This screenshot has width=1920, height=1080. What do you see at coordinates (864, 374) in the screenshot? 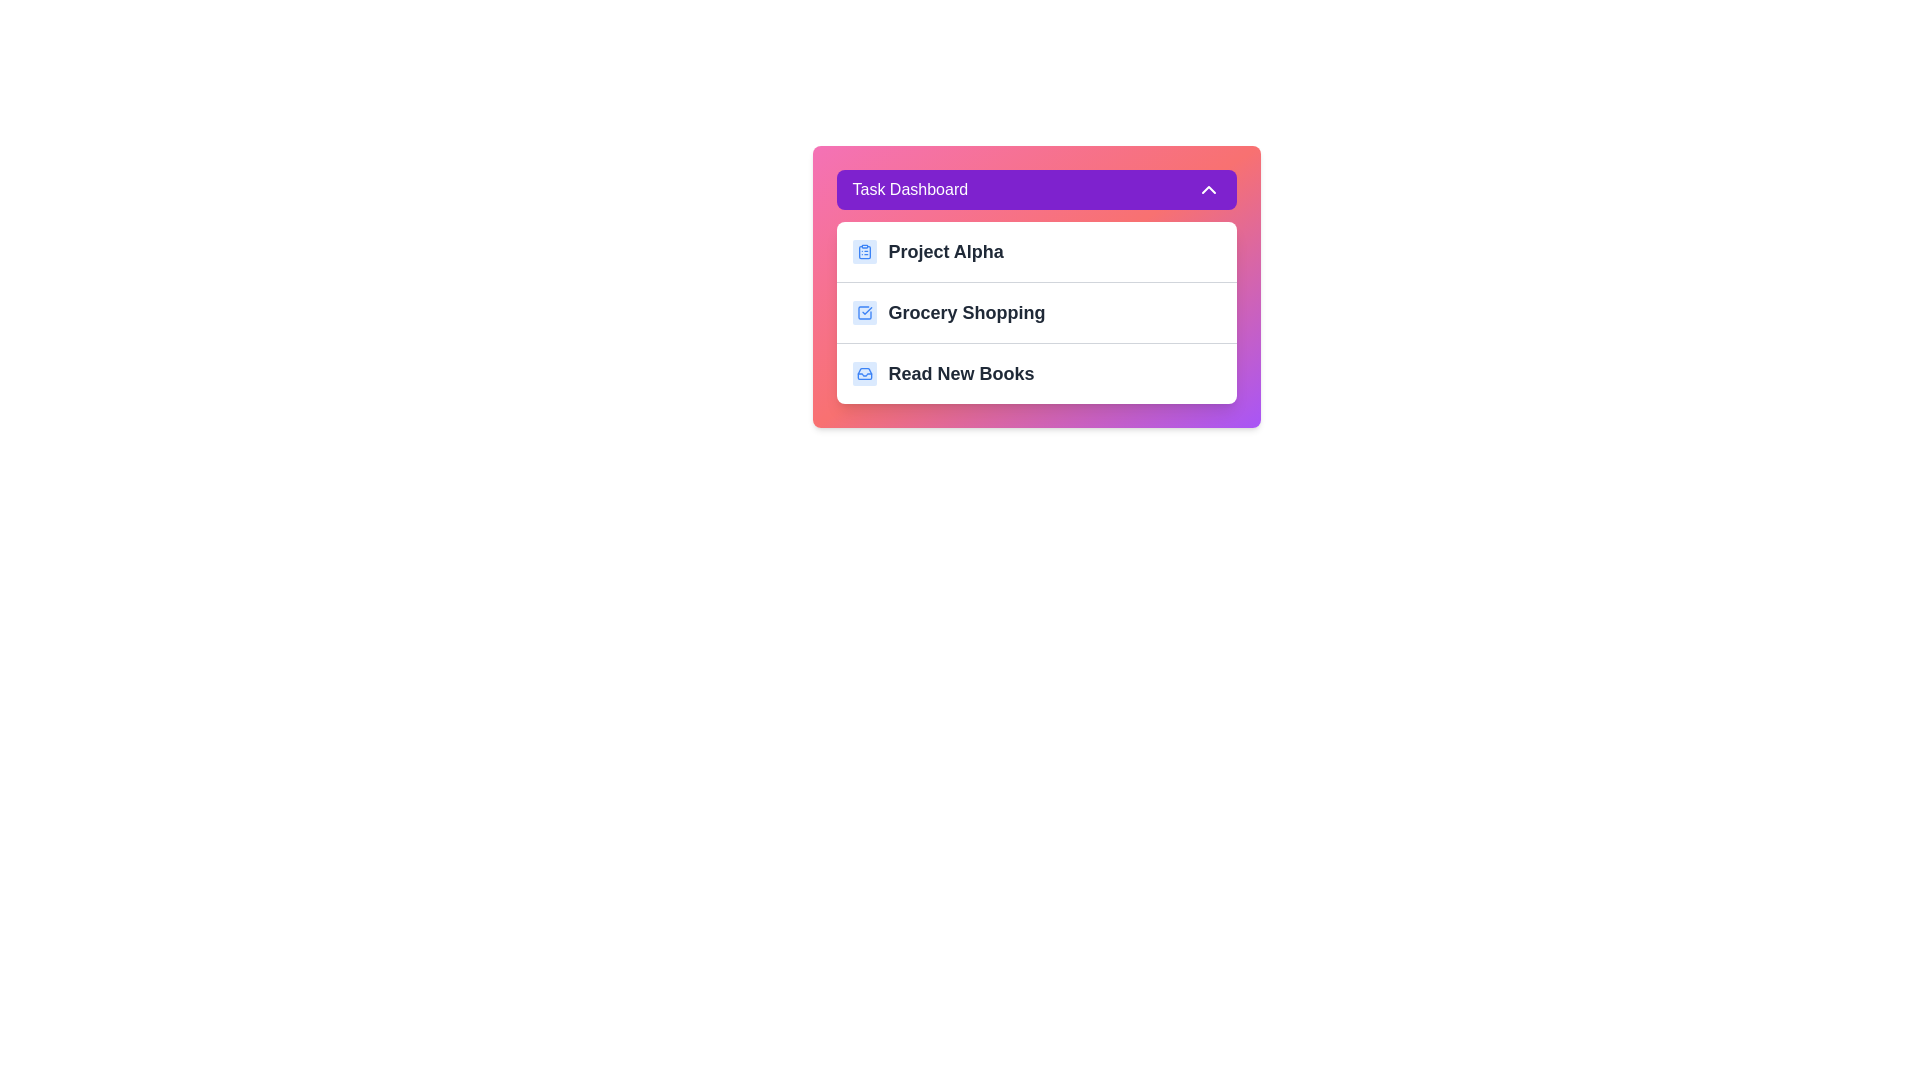
I see `the icon located to the left of the 'Read New Books' text, which serves as an indicator or enhancer for the task` at bounding box center [864, 374].